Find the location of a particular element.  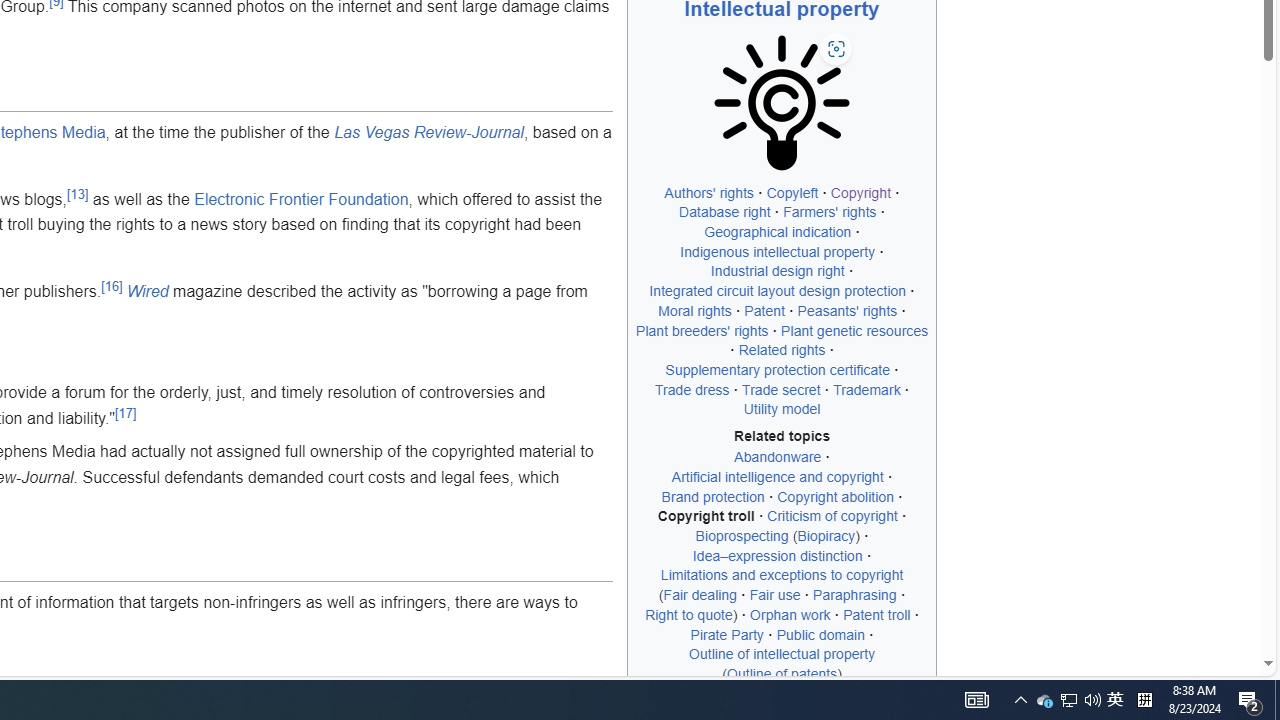

'Patent troll' is located at coordinates (877, 613).